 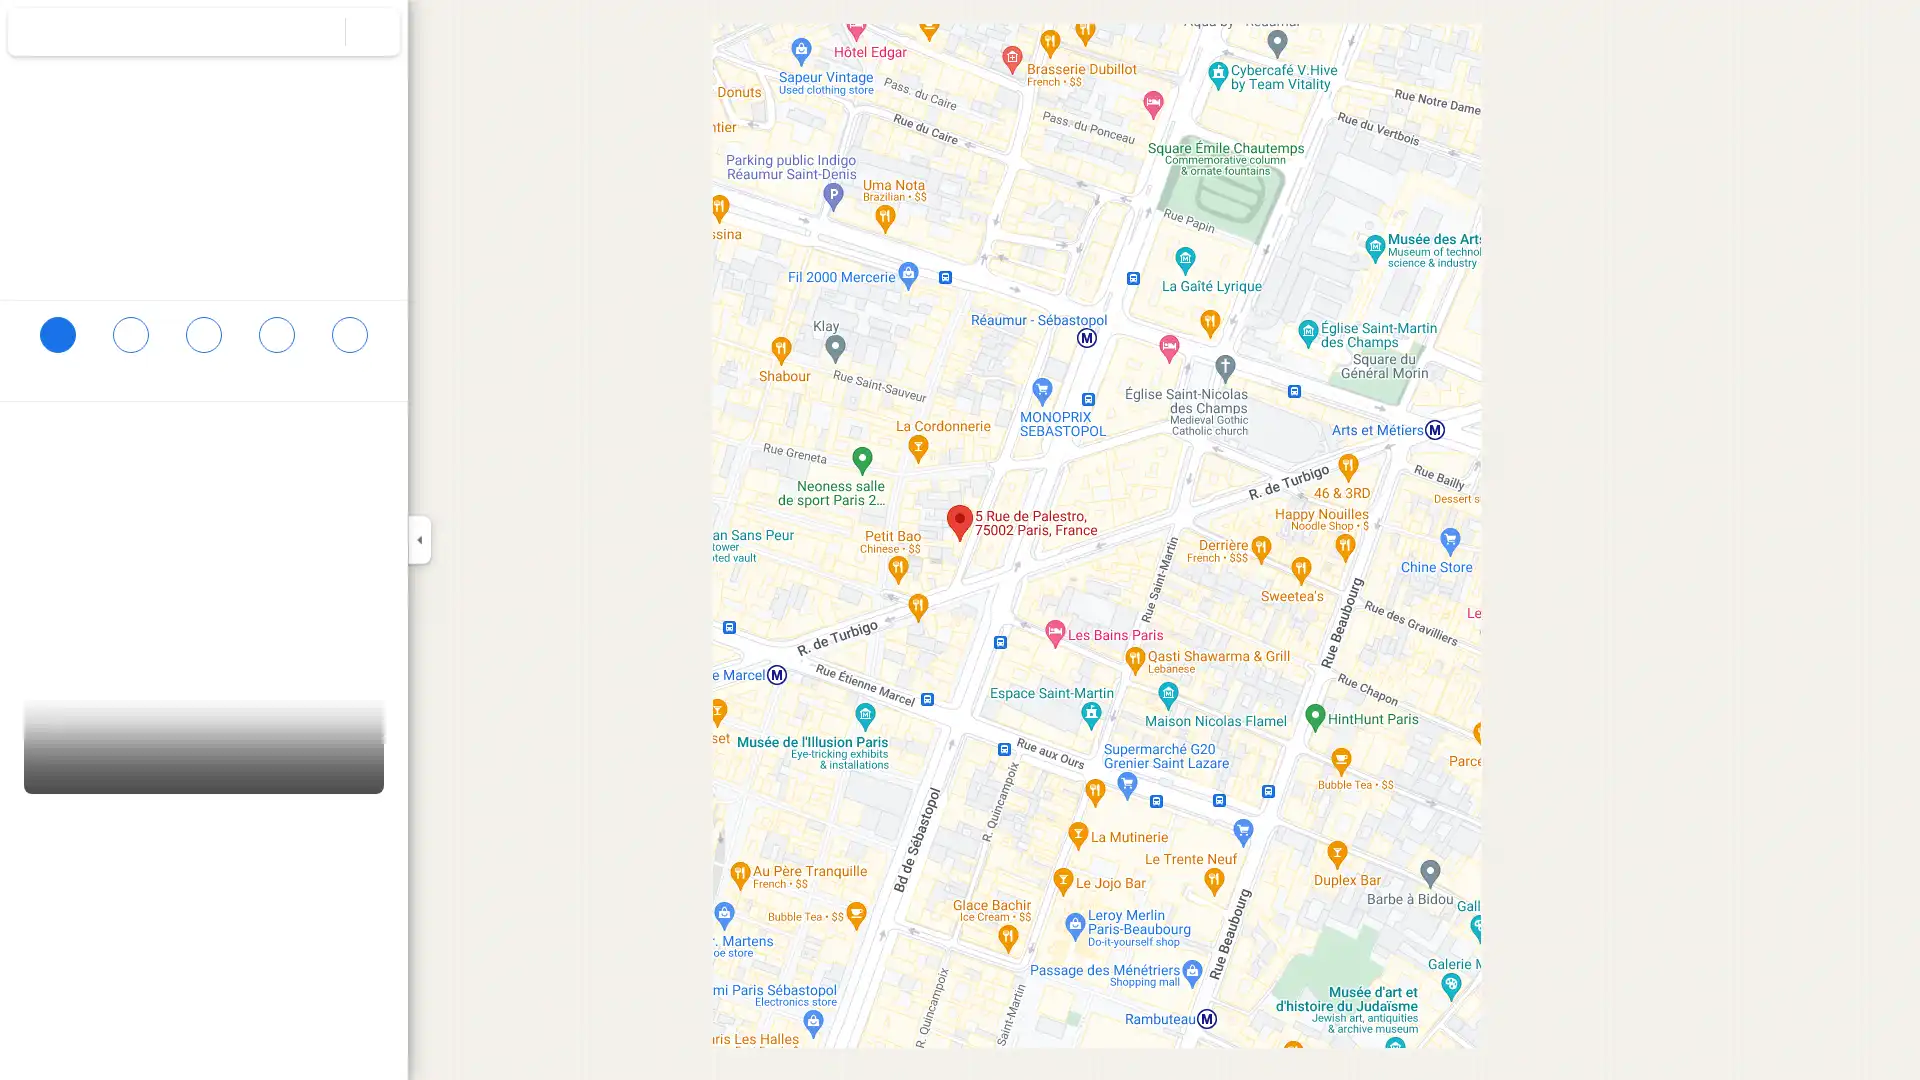 What do you see at coordinates (35, 34) in the screenshot?
I see `Menu` at bounding box center [35, 34].